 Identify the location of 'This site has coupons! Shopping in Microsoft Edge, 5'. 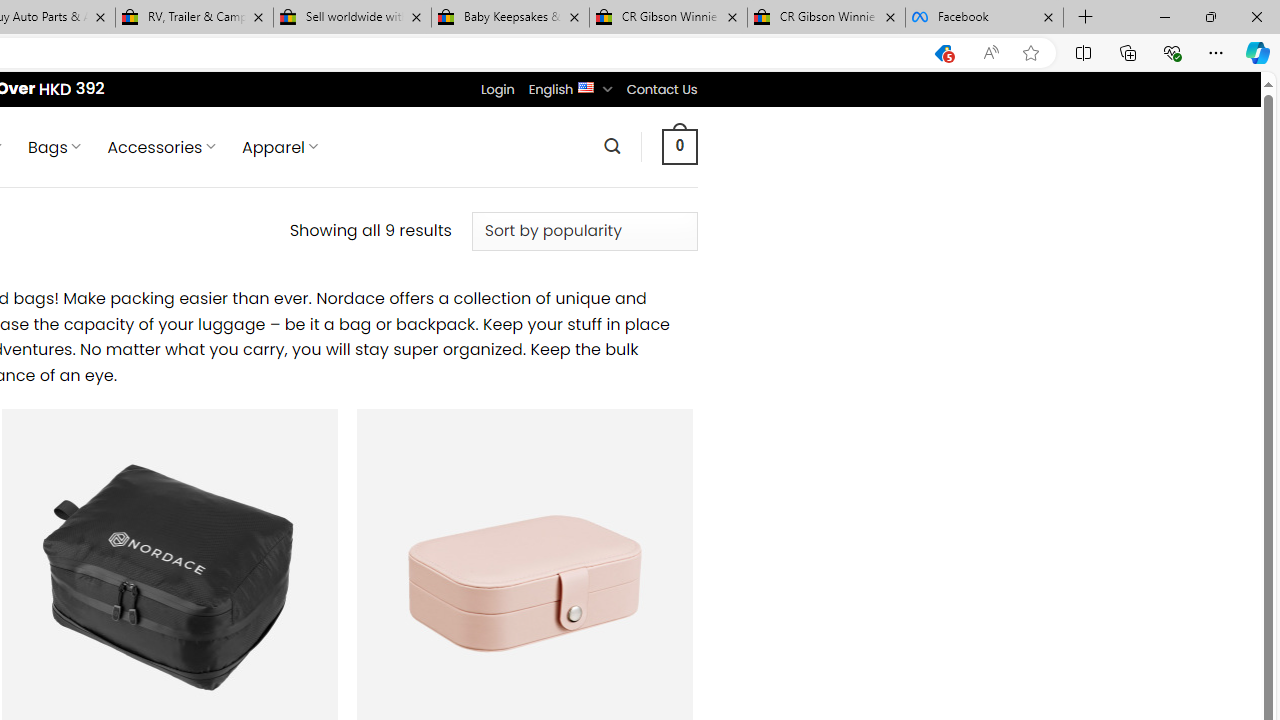
(942, 52).